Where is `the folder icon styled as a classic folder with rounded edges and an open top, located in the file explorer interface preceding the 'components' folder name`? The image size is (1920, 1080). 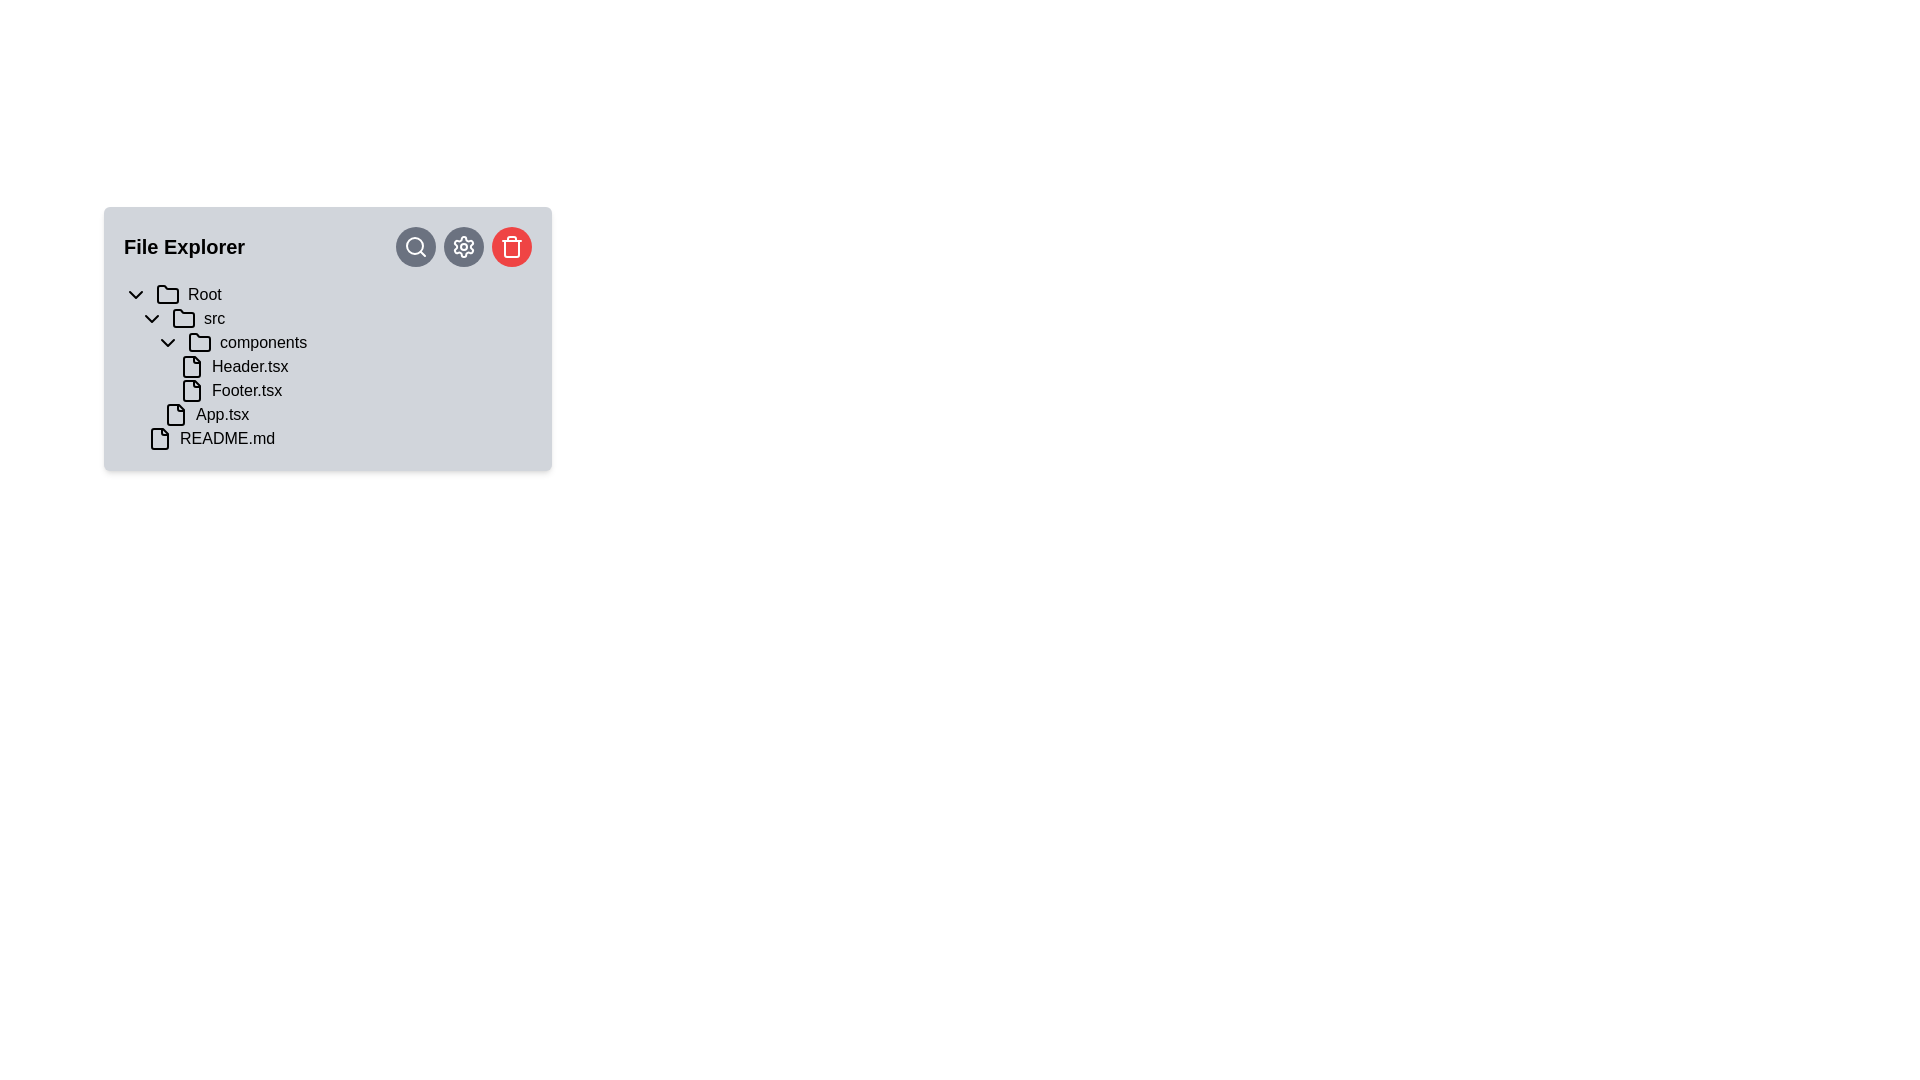 the folder icon styled as a classic folder with rounded edges and an open top, located in the file explorer interface preceding the 'components' folder name is located at coordinates (200, 341).